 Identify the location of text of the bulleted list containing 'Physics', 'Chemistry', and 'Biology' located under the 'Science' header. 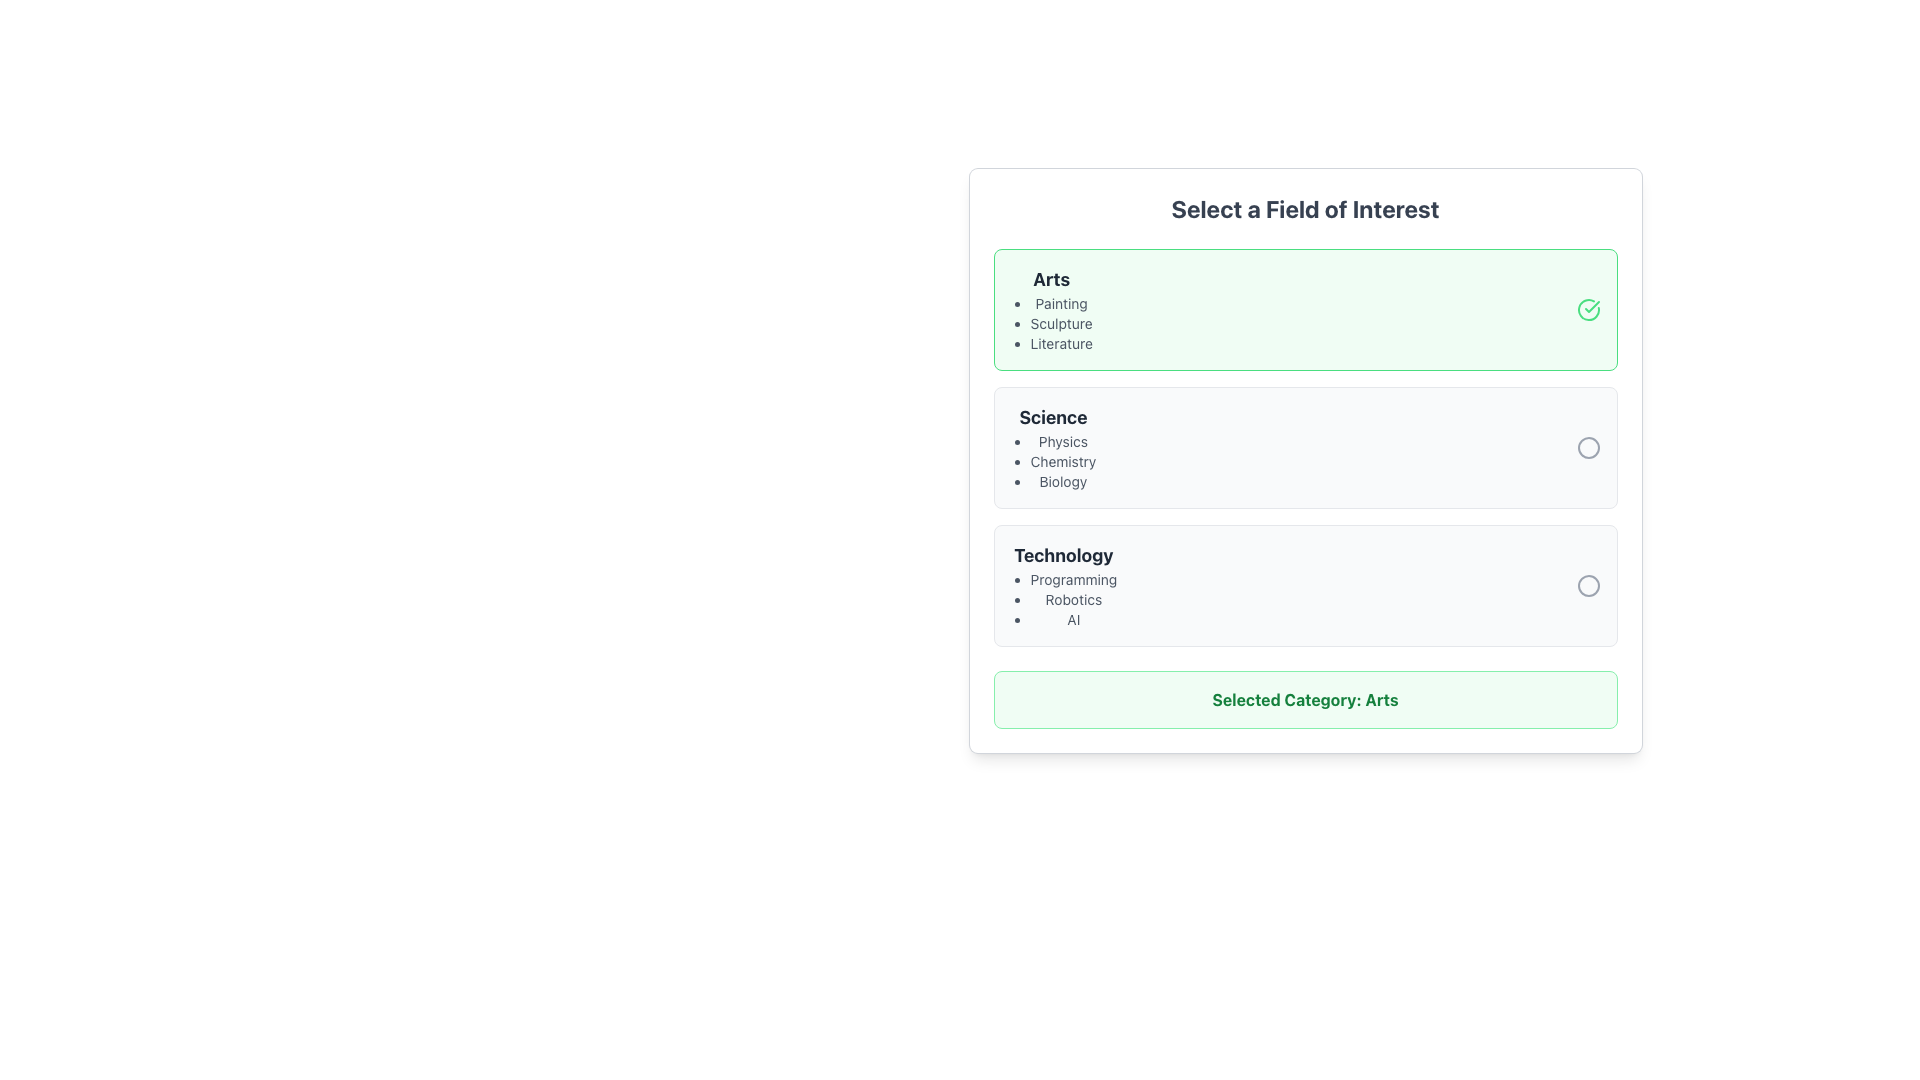
(1052, 462).